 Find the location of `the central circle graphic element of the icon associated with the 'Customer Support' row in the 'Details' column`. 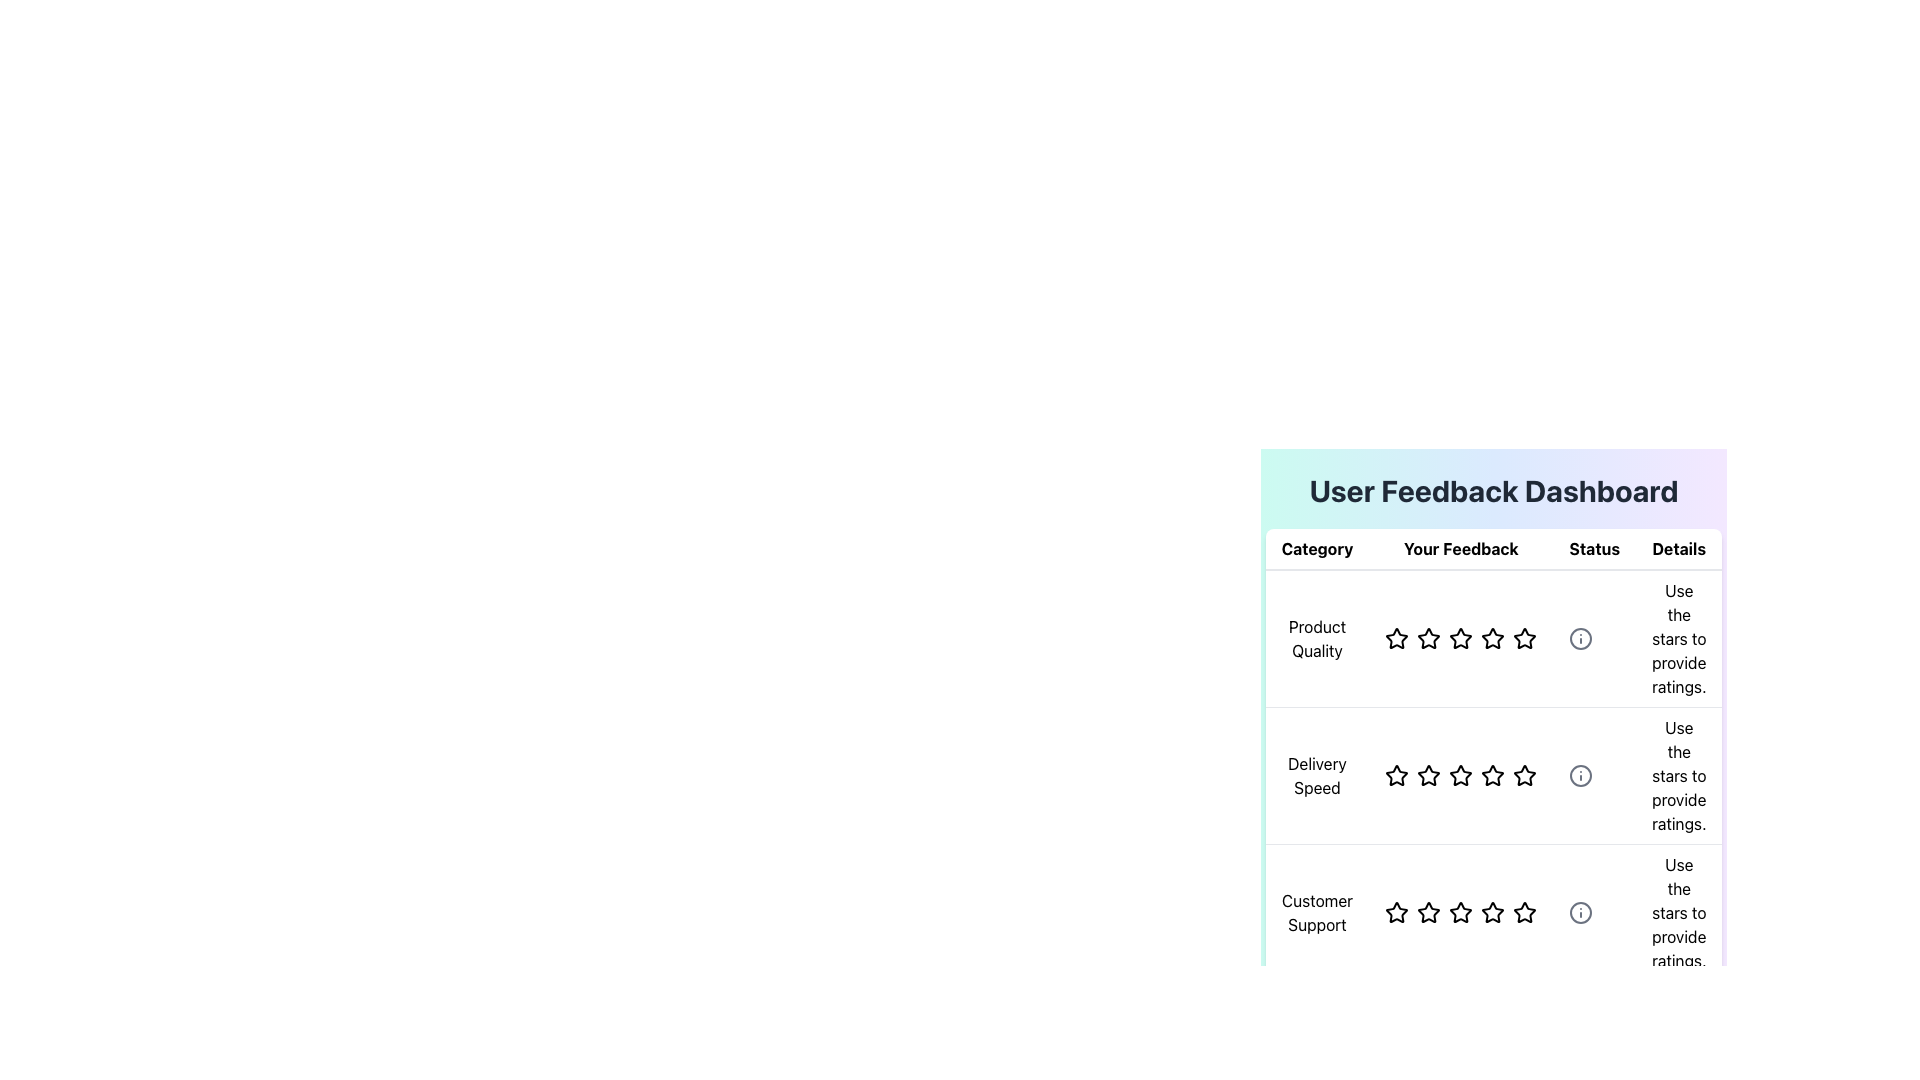

the central circle graphic element of the icon associated with the 'Customer Support' row in the 'Details' column is located at coordinates (1580, 913).